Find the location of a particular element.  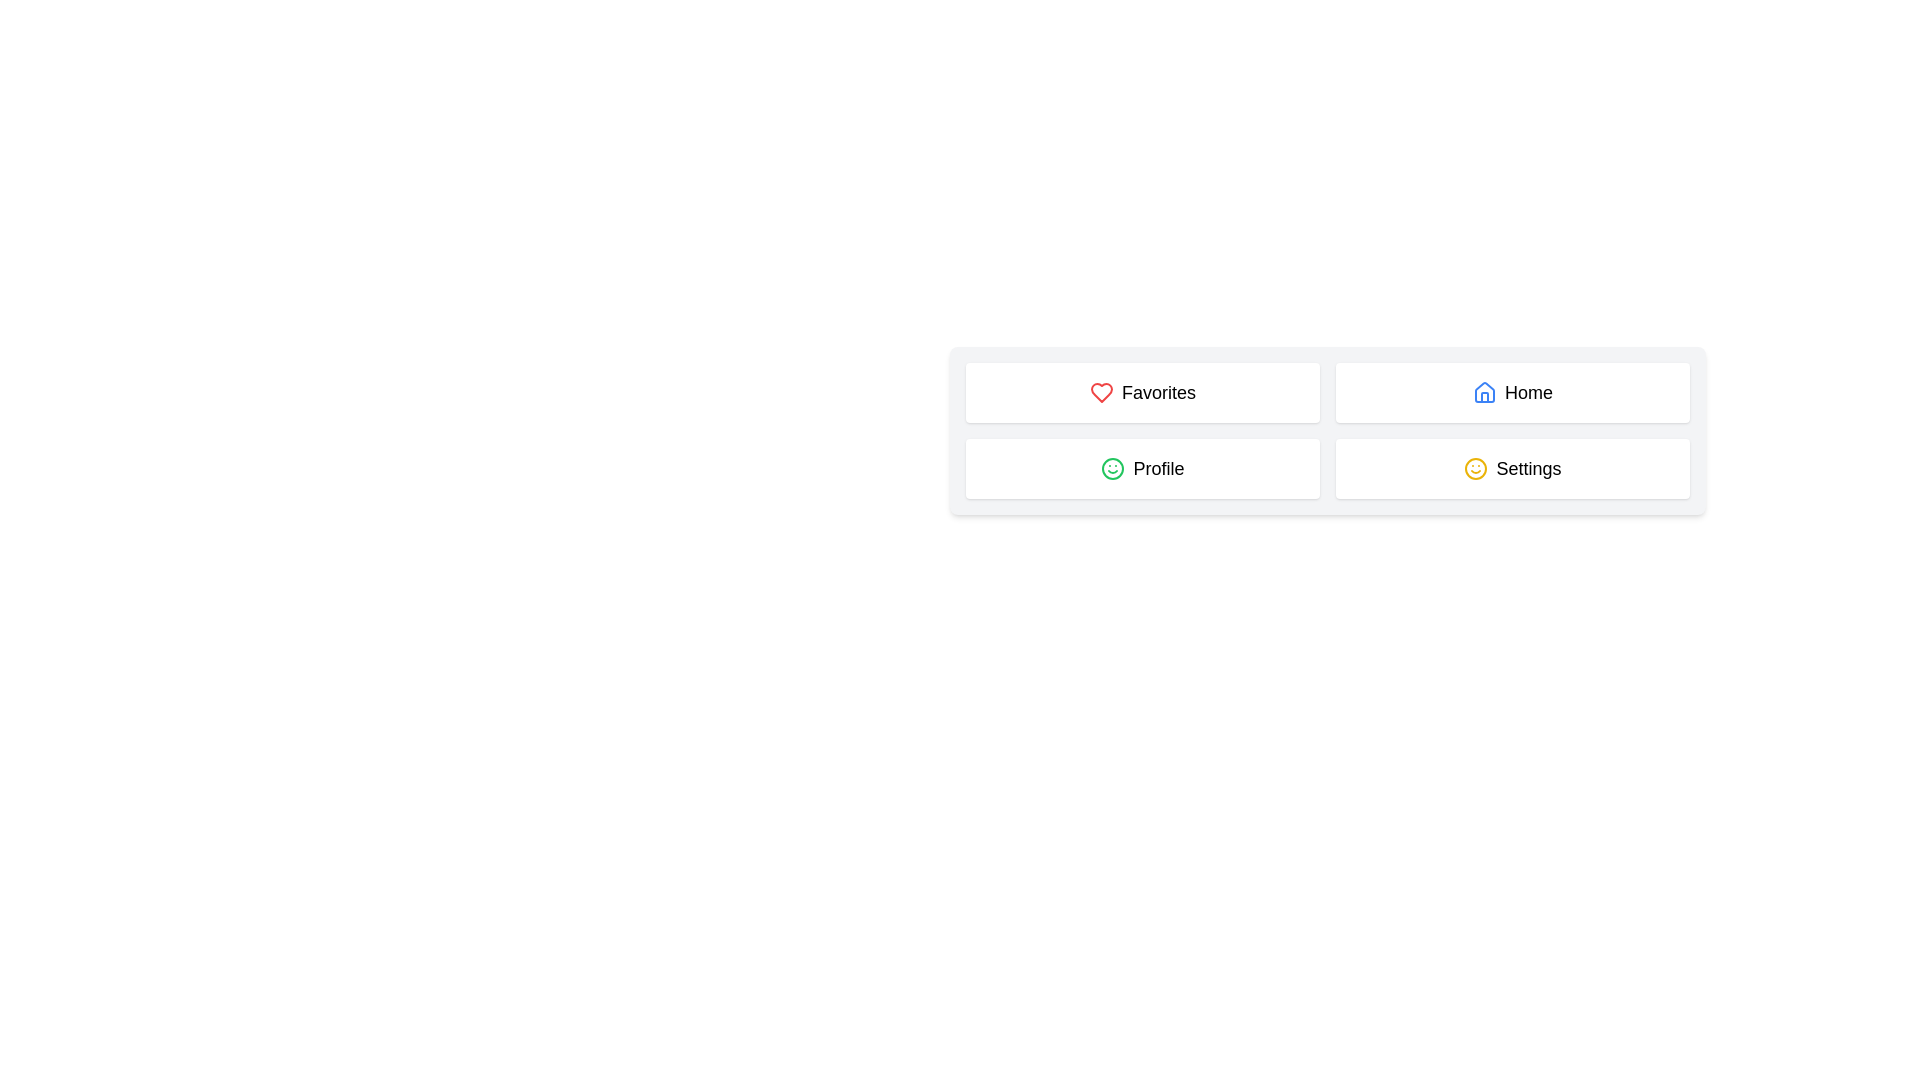

the 'Settings' button, which has a white background, rounded corners, and a yellow smiling face icon next to the text in bold black font, located at the bottom right of the grid layout is located at coordinates (1512, 469).